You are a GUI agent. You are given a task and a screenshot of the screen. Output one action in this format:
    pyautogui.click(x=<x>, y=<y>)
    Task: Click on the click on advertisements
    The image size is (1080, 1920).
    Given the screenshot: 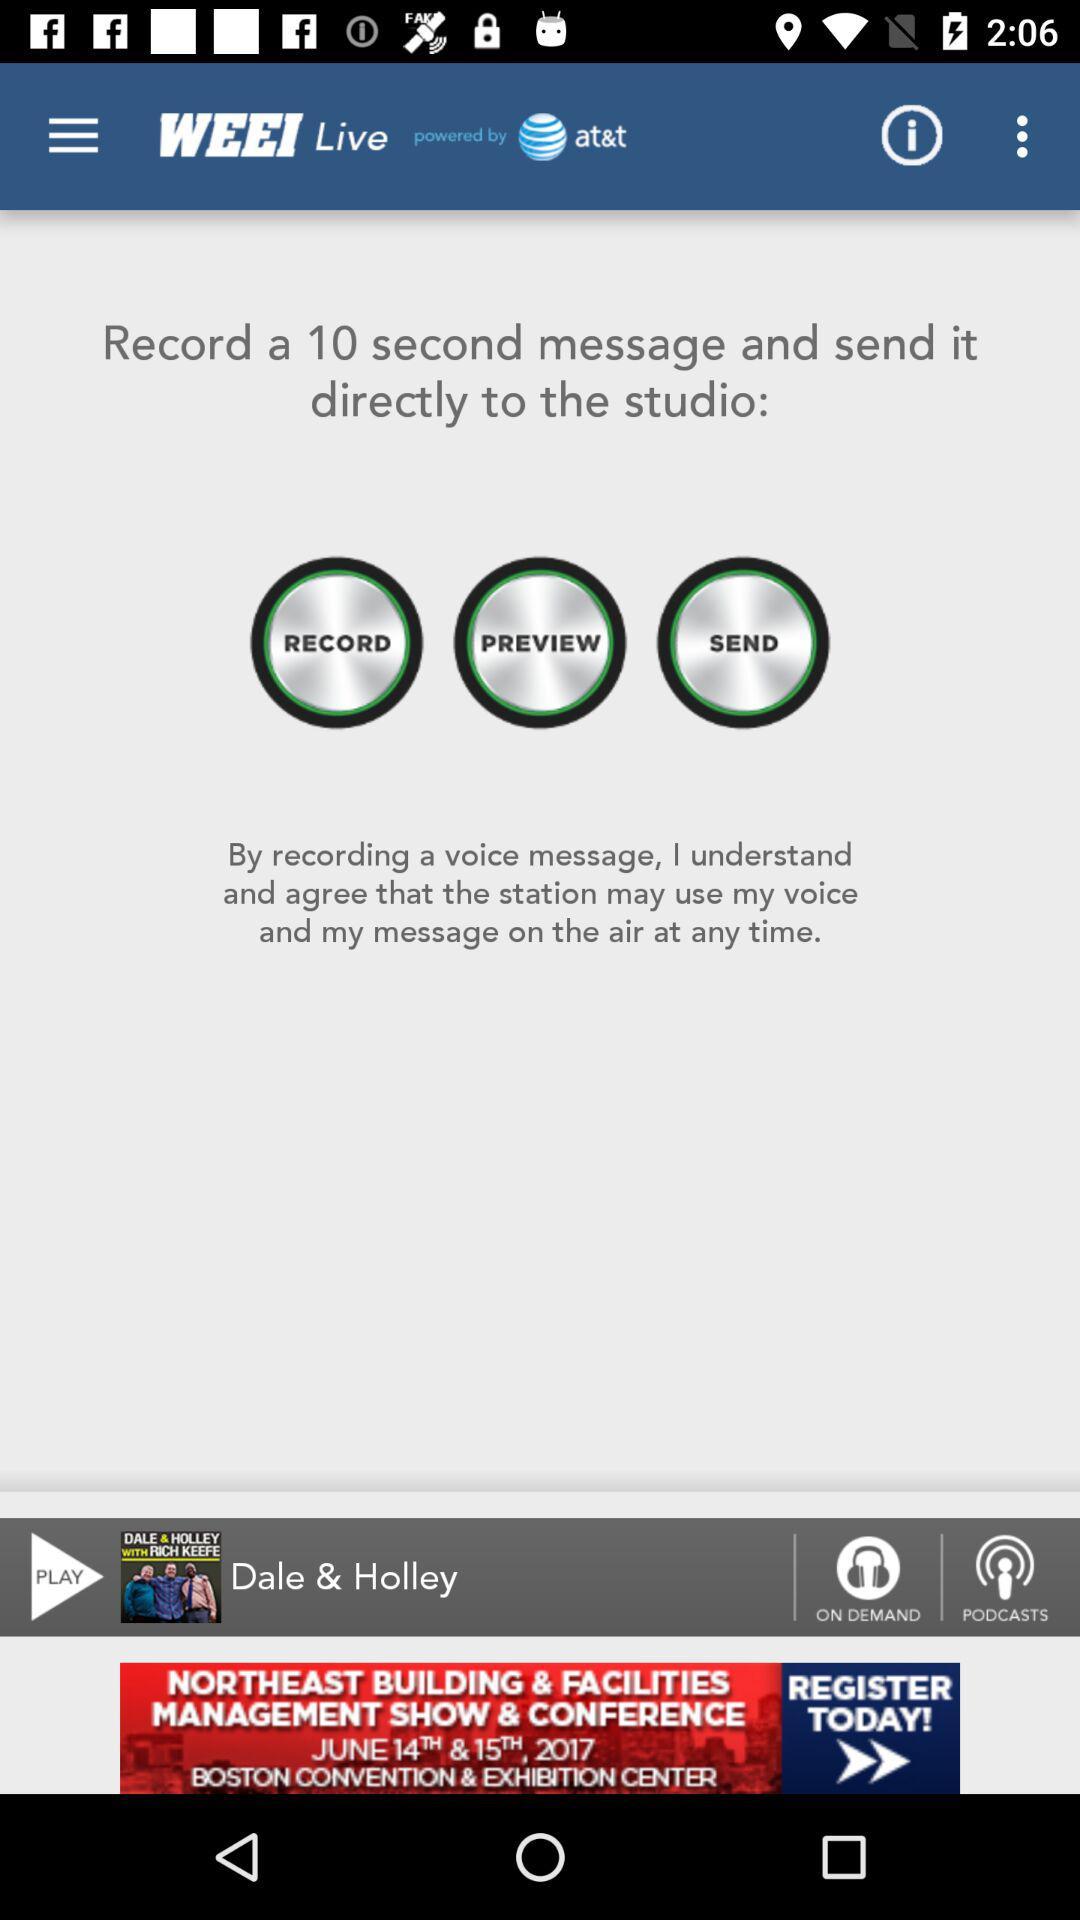 What is the action you would take?
    pyautogui.click(x=540, y=1727)
    